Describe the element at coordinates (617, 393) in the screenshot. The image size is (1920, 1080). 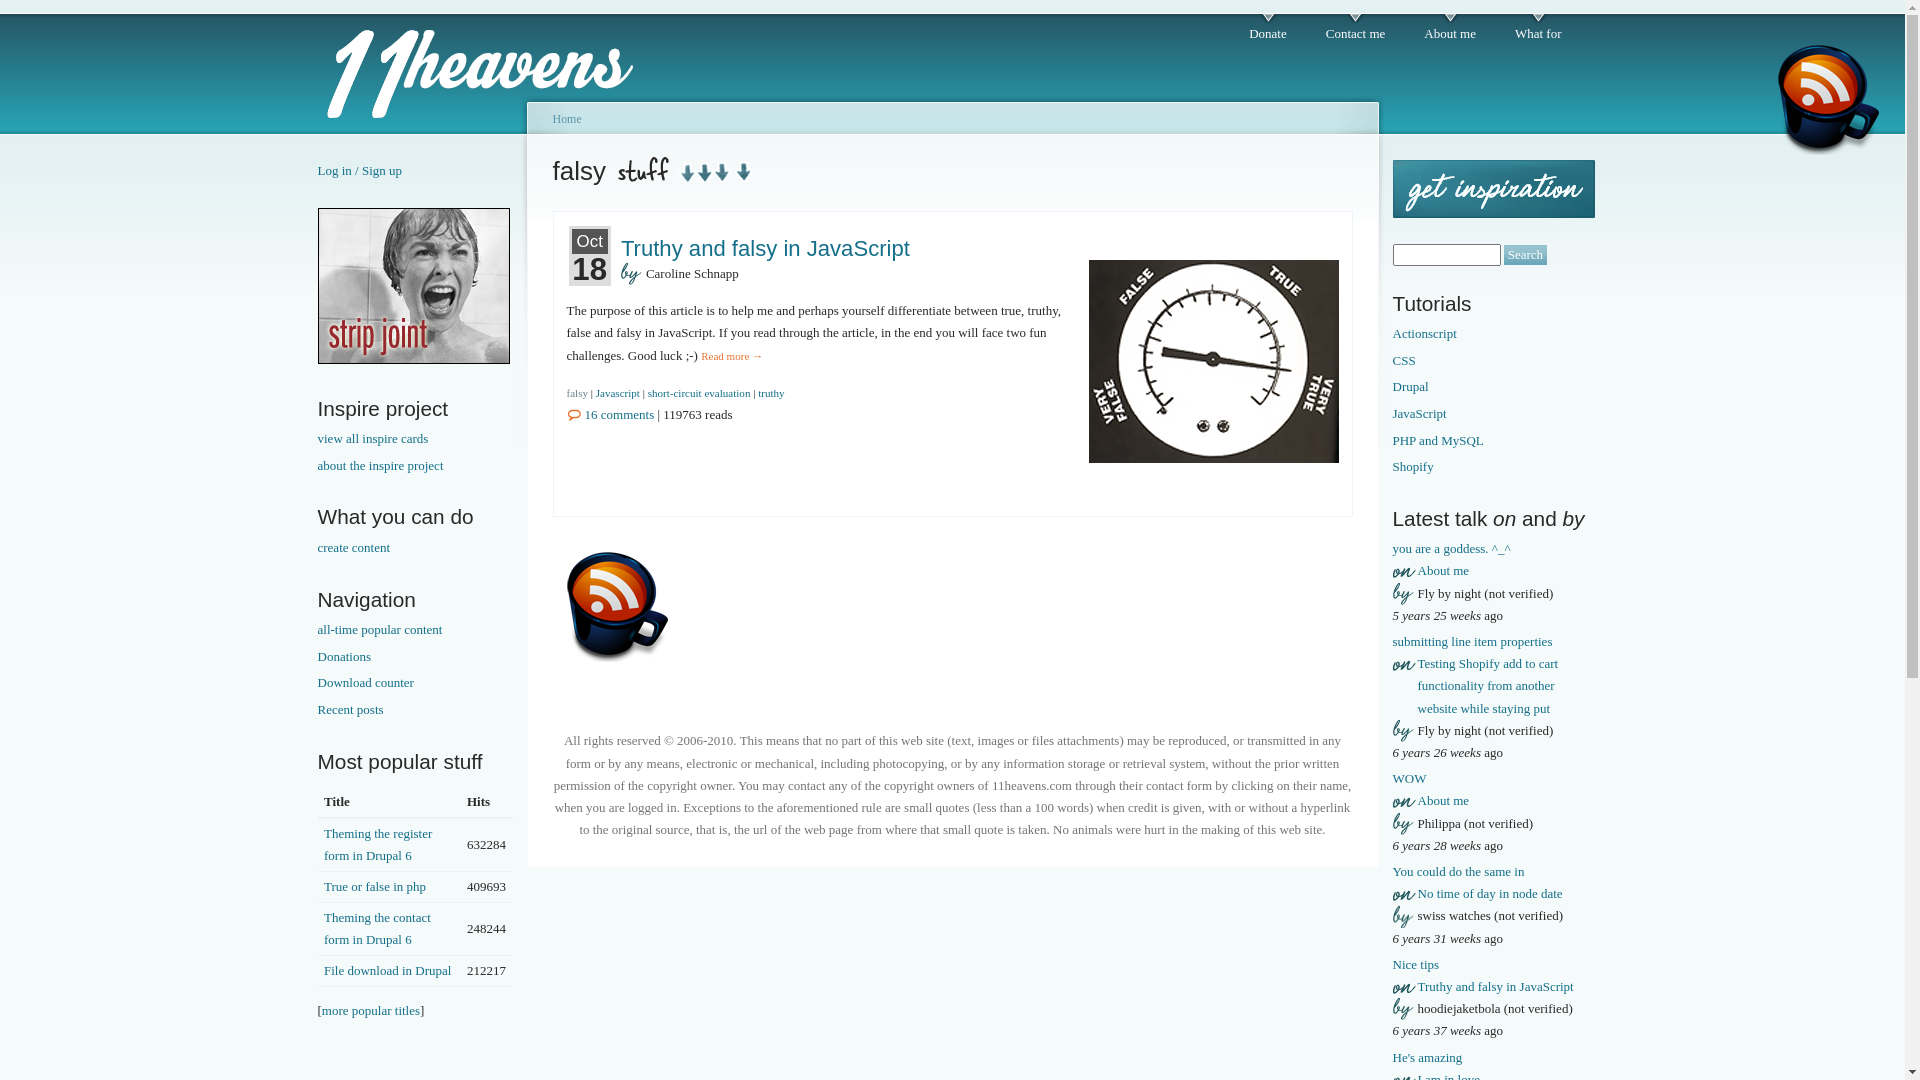
I see `'Javascript'` at that location.